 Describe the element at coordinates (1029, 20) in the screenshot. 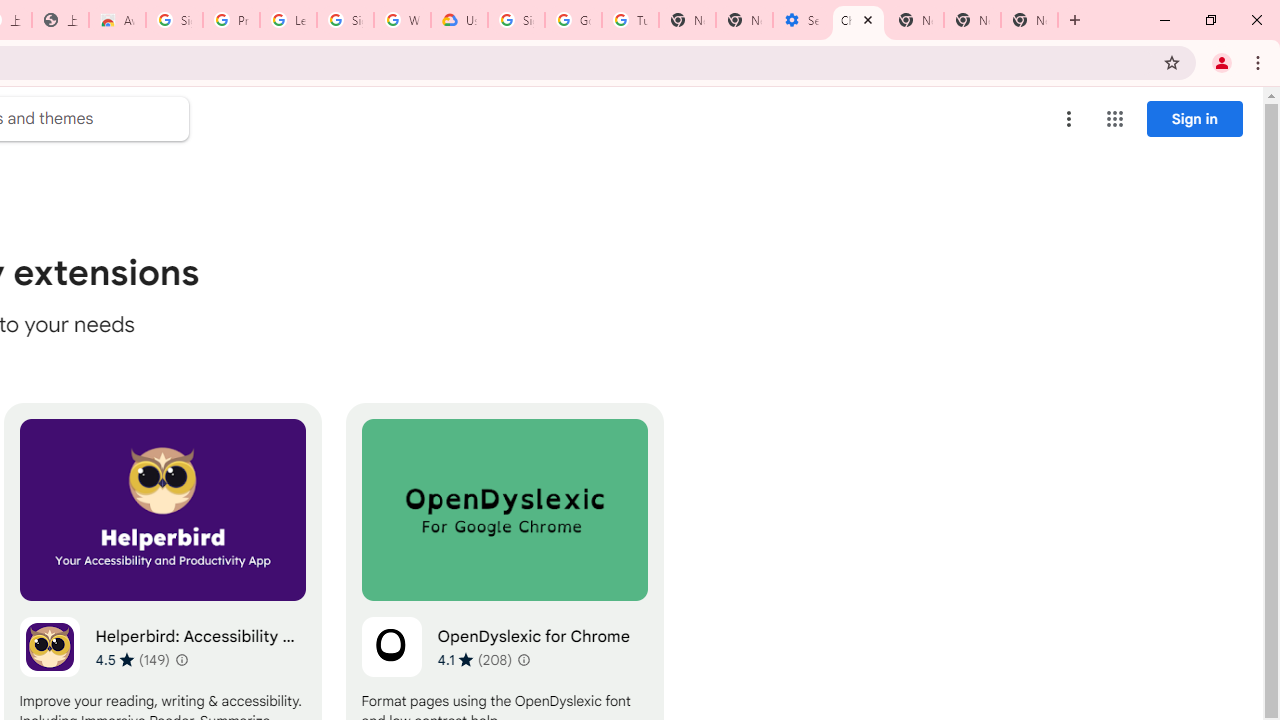

I see `'New Tab'` at that location.